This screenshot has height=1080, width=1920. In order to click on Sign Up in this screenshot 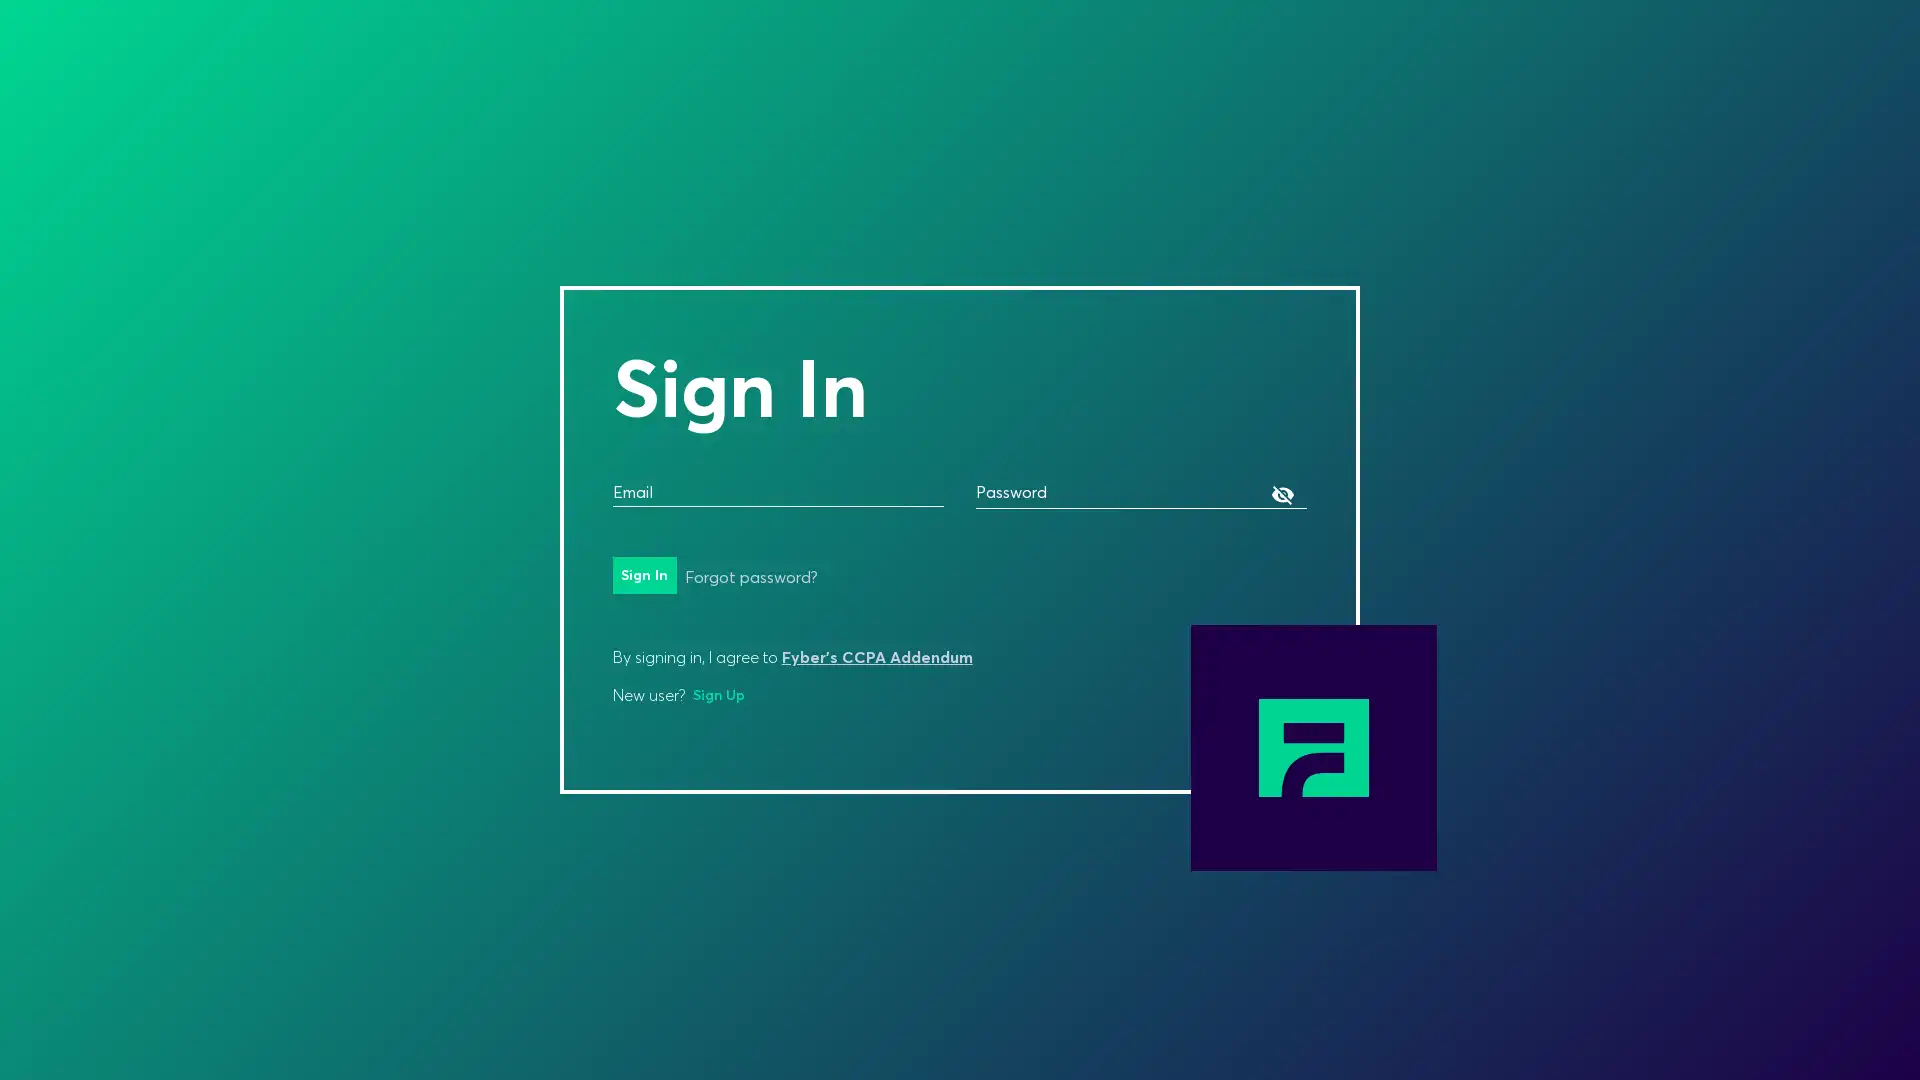, I will do `click(718, 693)`.